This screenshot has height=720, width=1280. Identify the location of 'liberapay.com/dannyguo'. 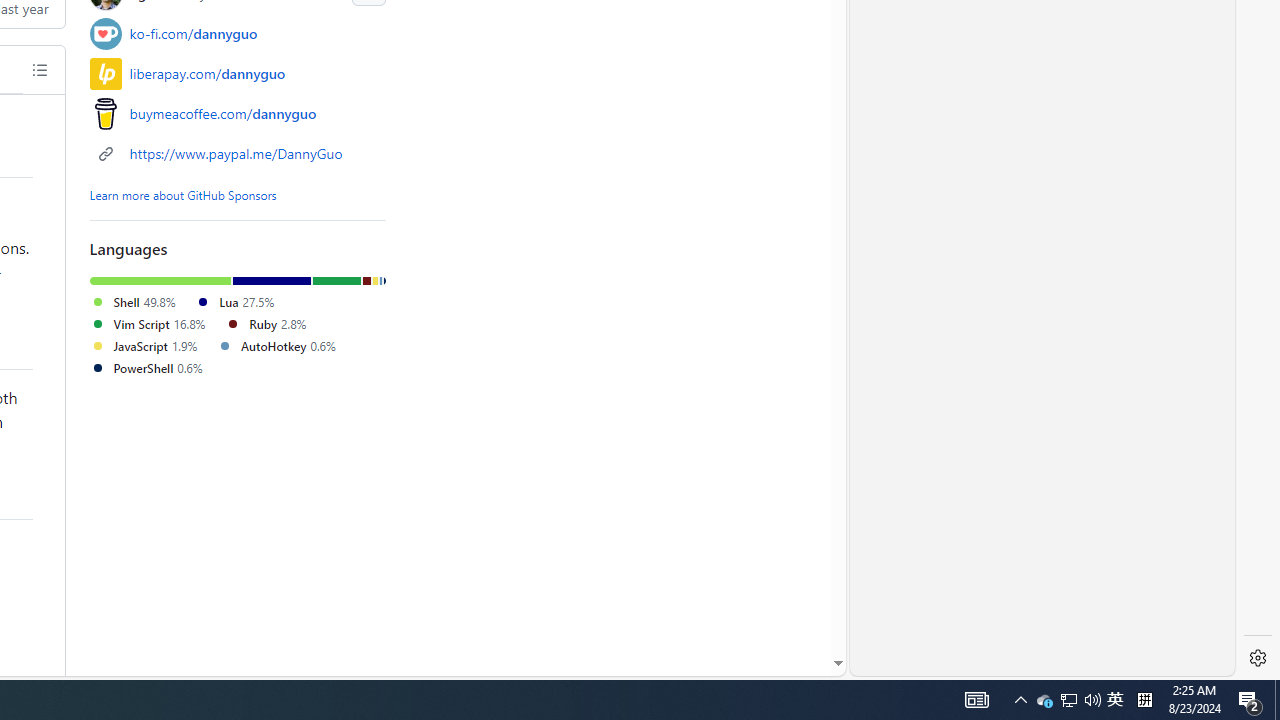
(207, 73).